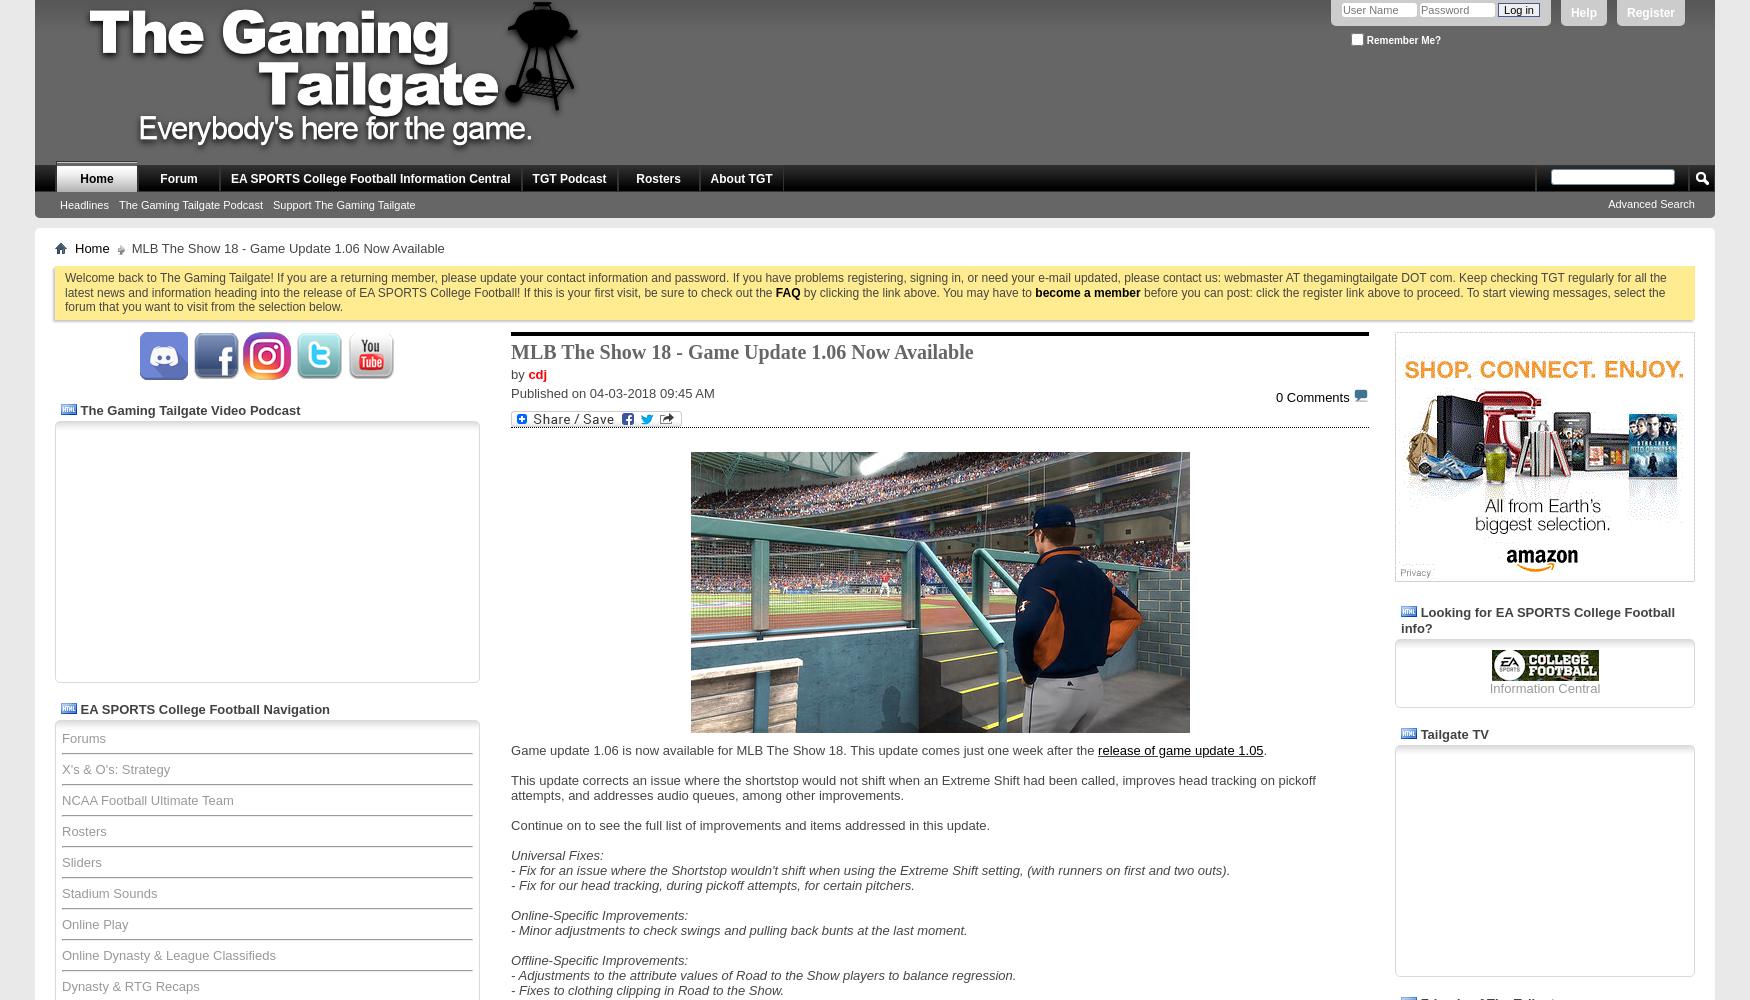  What do you see at coordinates (1537, 618) in the screenshot?
I see `'Looking for EA SPORTS College Football info?'` at bounding box center [1537, 618].